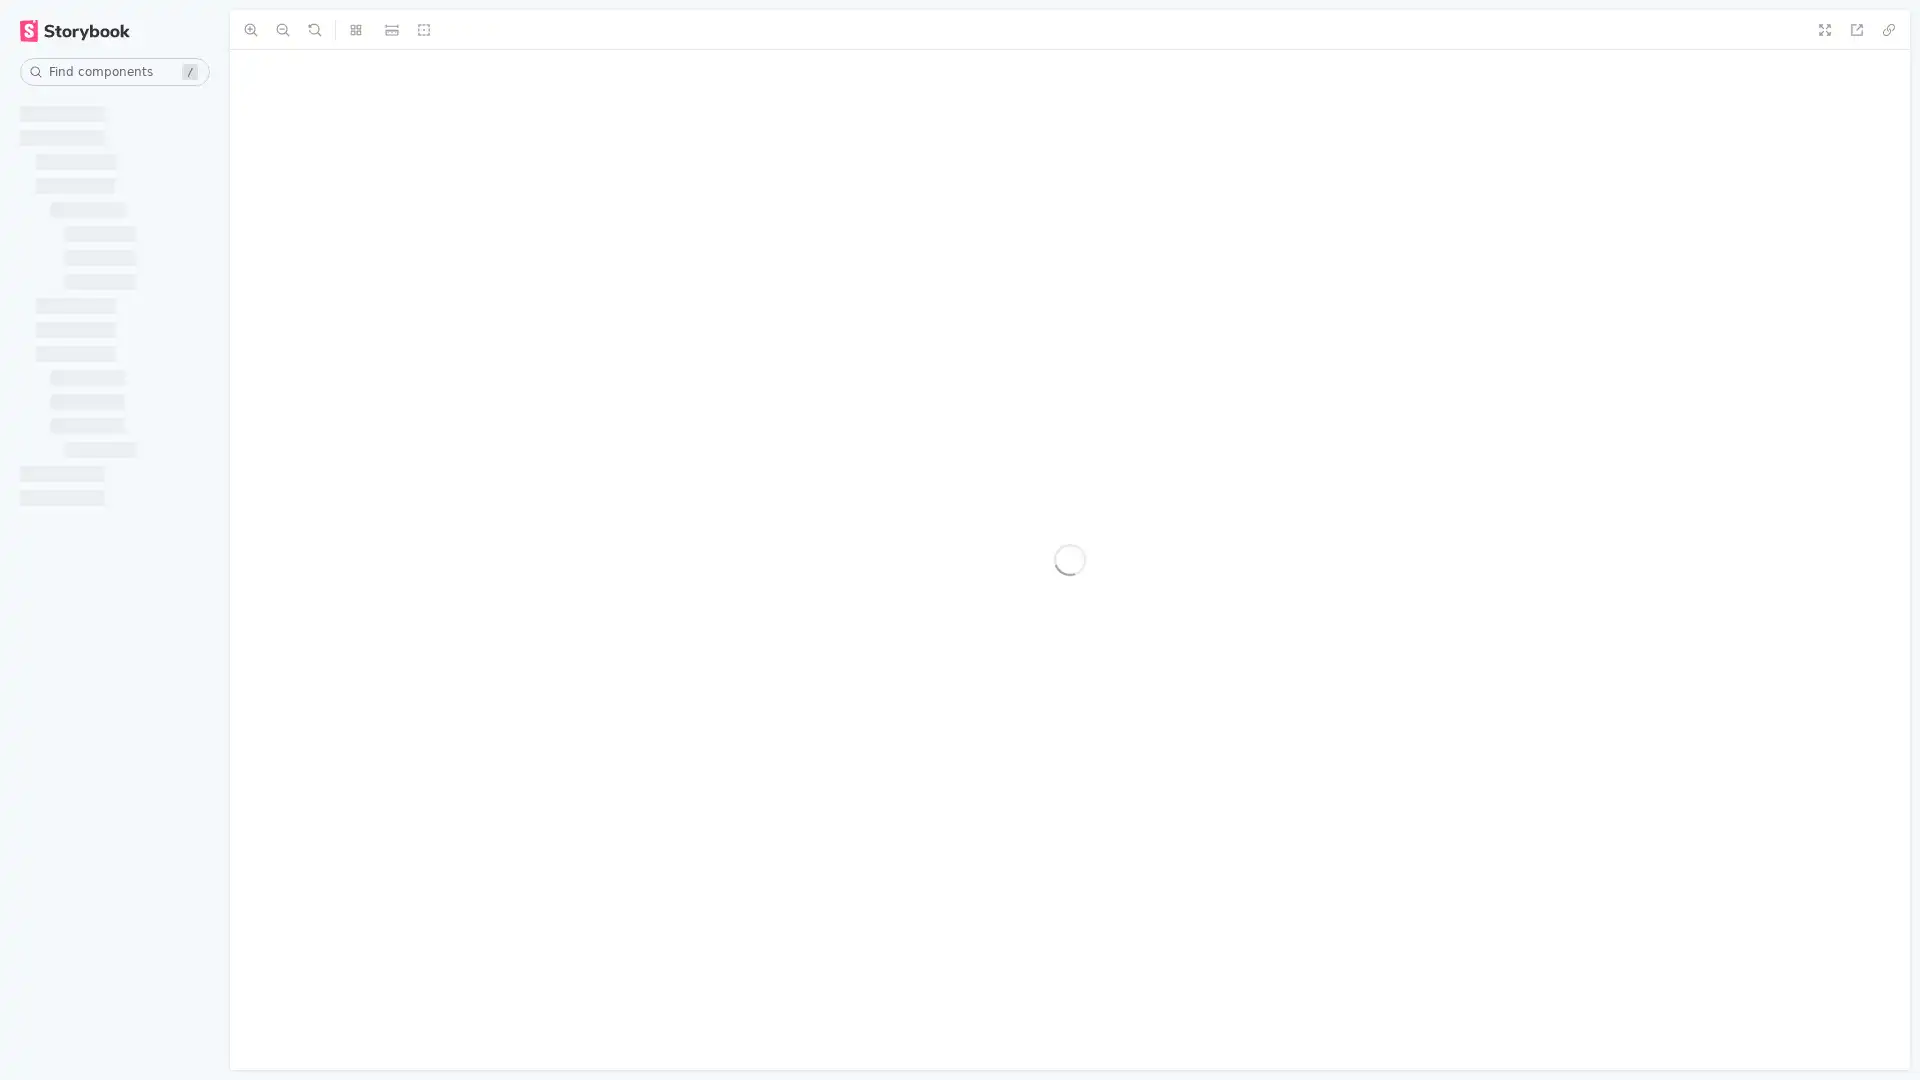  What do you see at coordinates (493, 30) in the screenshot?
I see `Themes` at bounding box center [493, 30].